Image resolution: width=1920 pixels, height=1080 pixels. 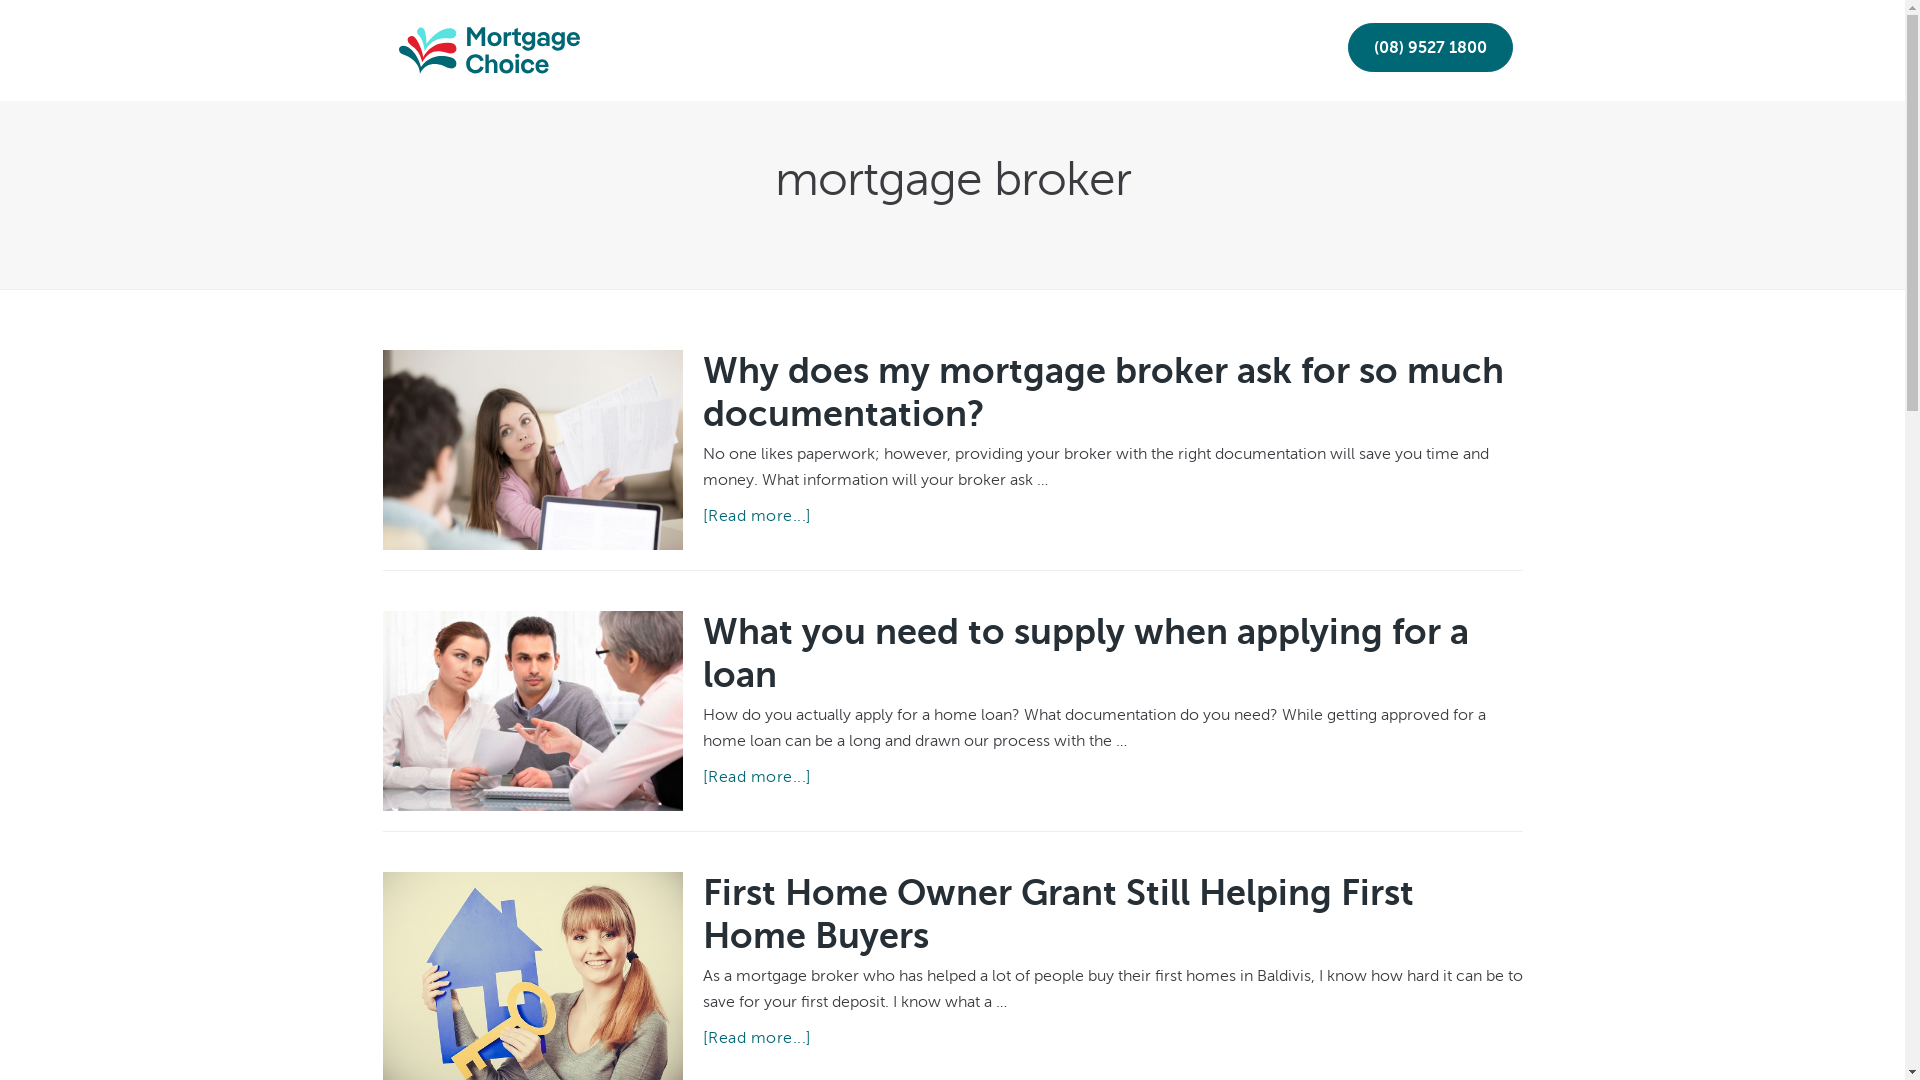 I want to click on 'Skip to main content', so click(x=0, y=0).